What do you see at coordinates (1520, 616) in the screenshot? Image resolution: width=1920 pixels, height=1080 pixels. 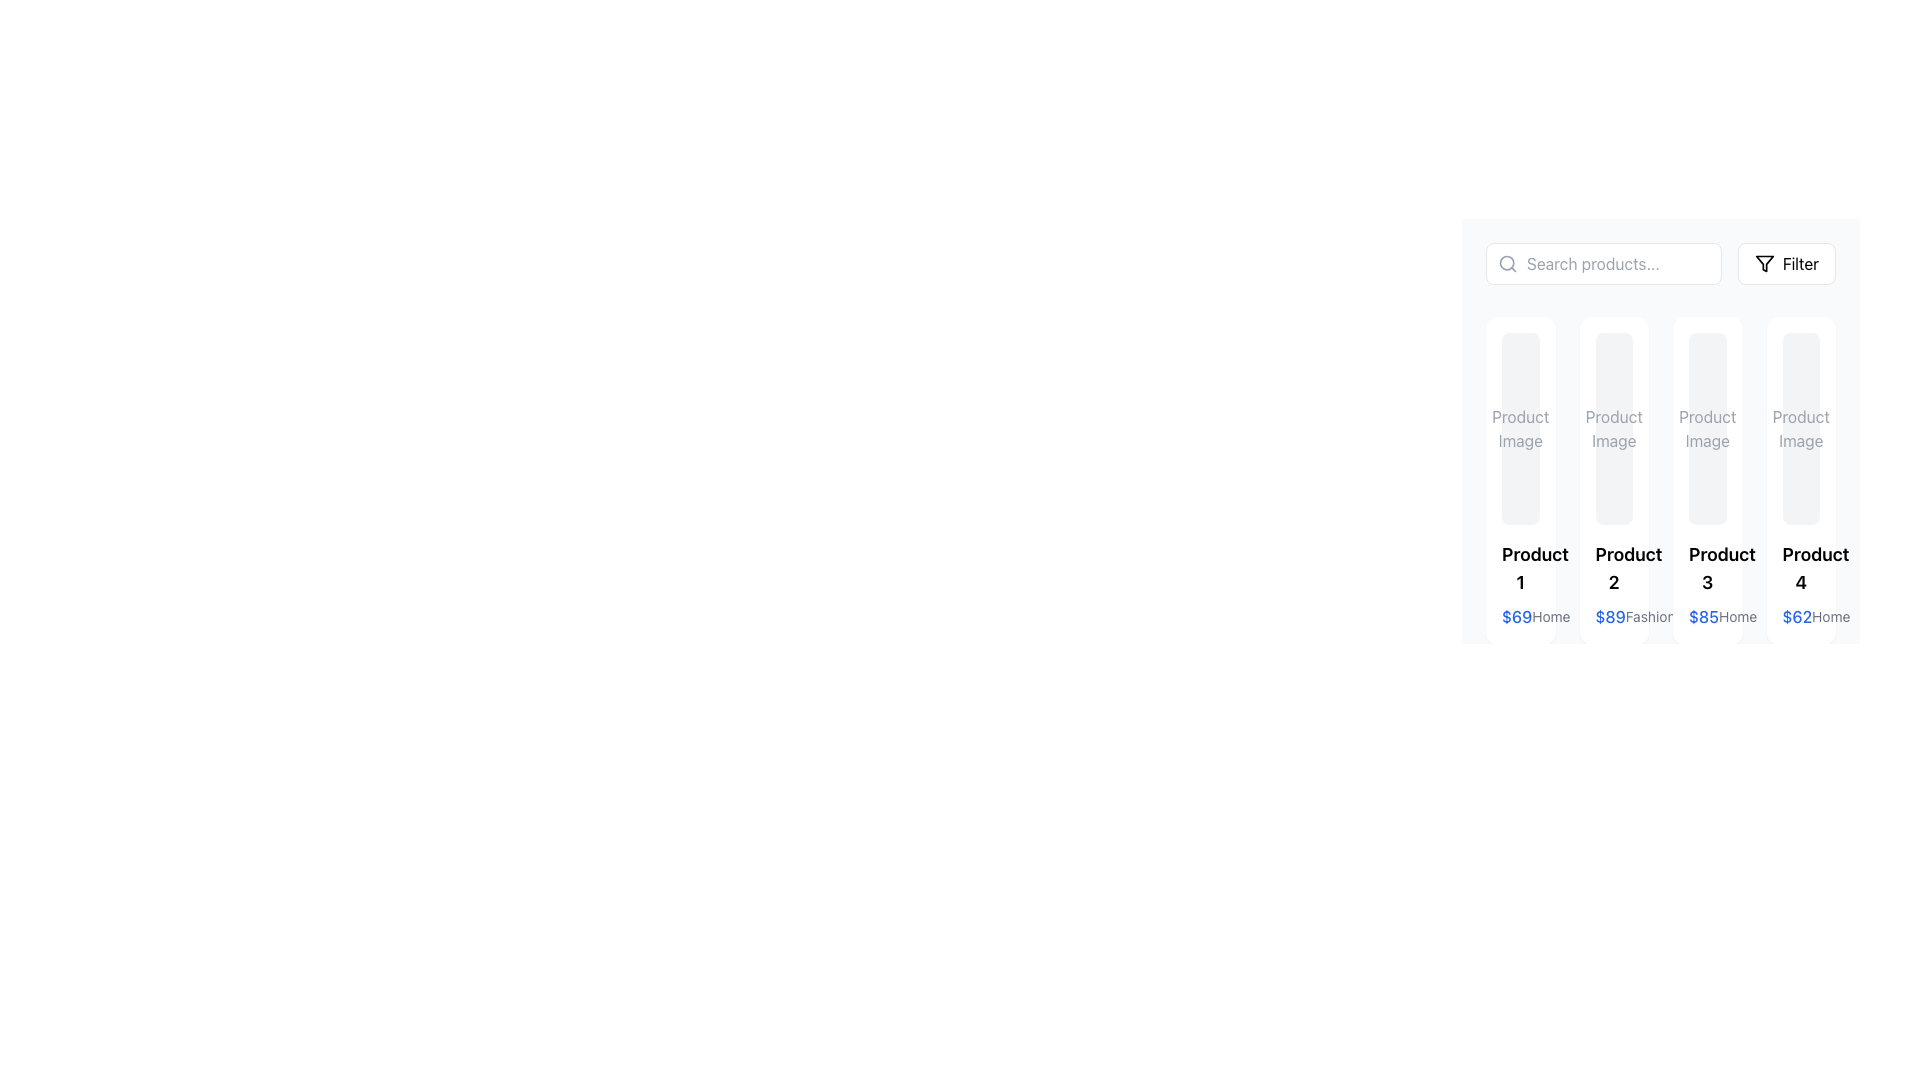 I see `text information from the Text label group displaying the price '$69' in blue and bold and the description 'Home' in gray` at bounding box center [1520, 616].